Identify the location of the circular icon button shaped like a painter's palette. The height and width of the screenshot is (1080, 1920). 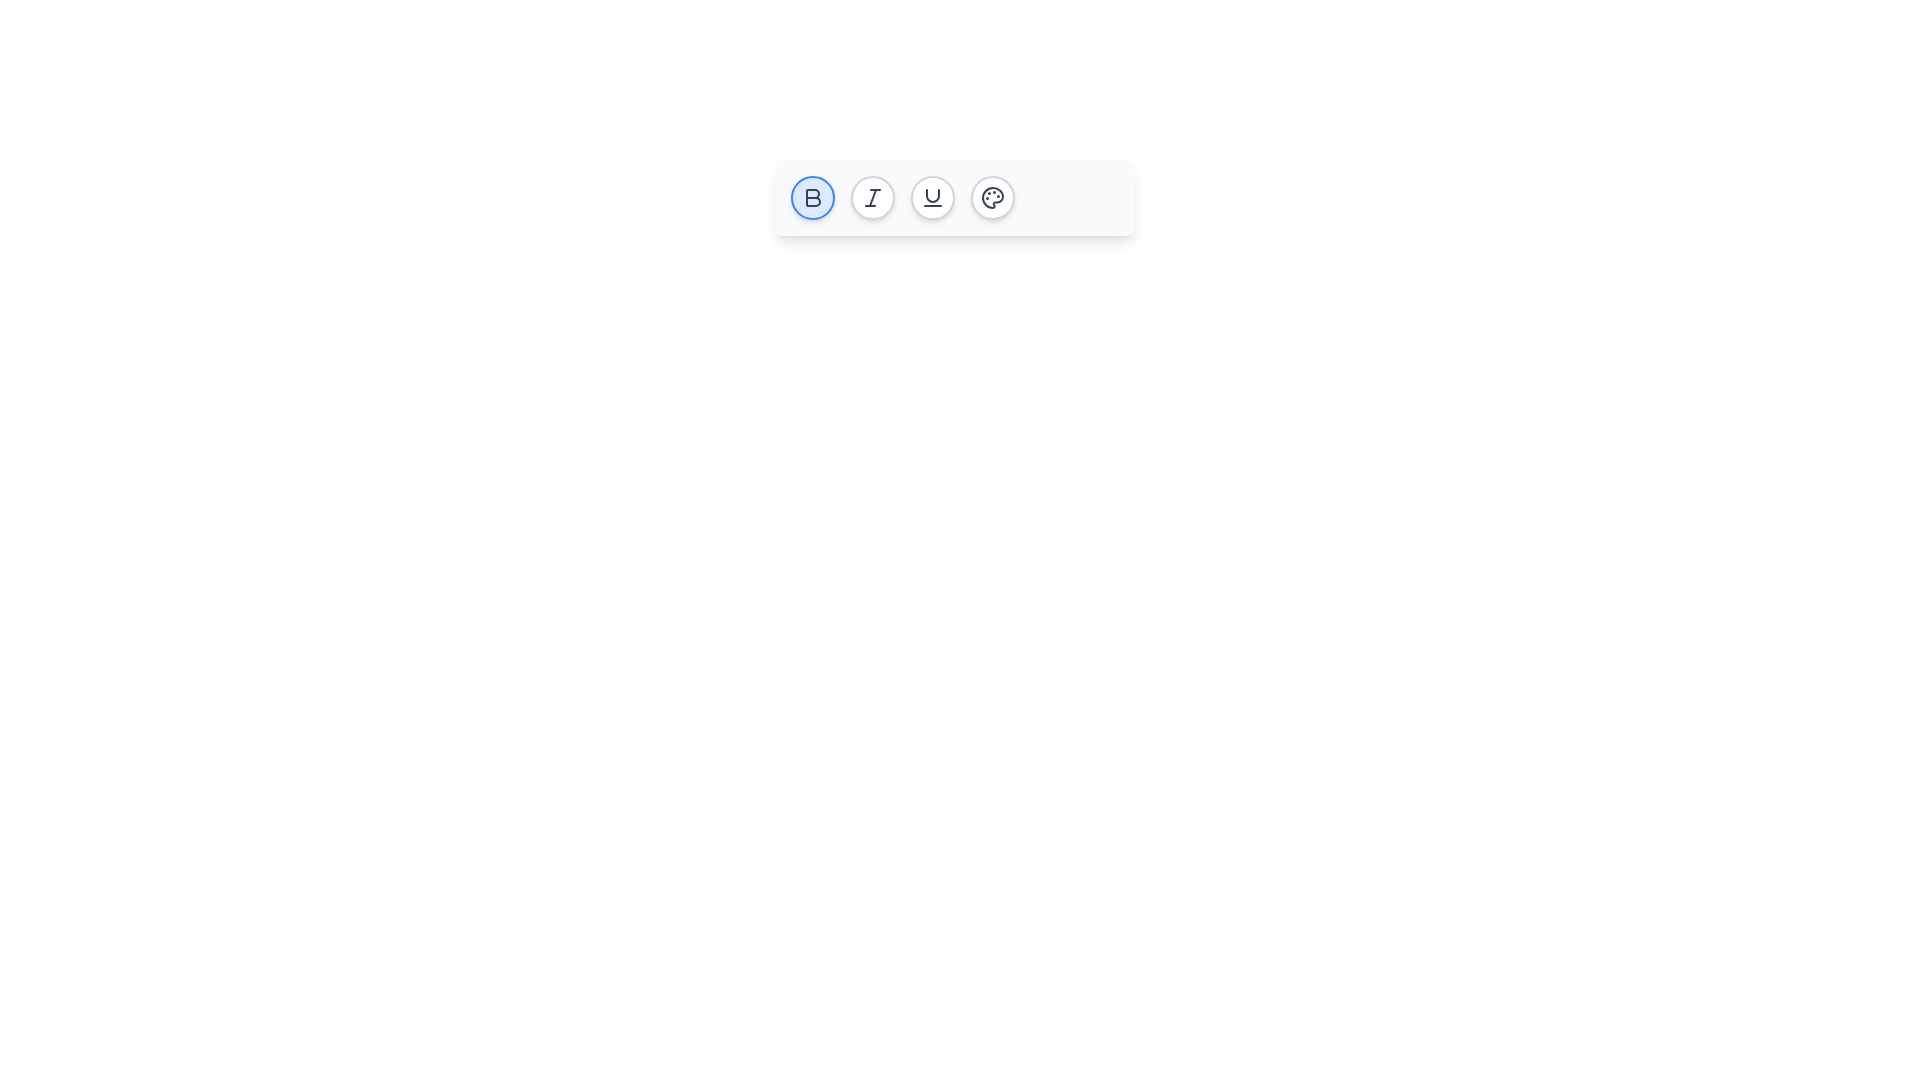
(993, 197).